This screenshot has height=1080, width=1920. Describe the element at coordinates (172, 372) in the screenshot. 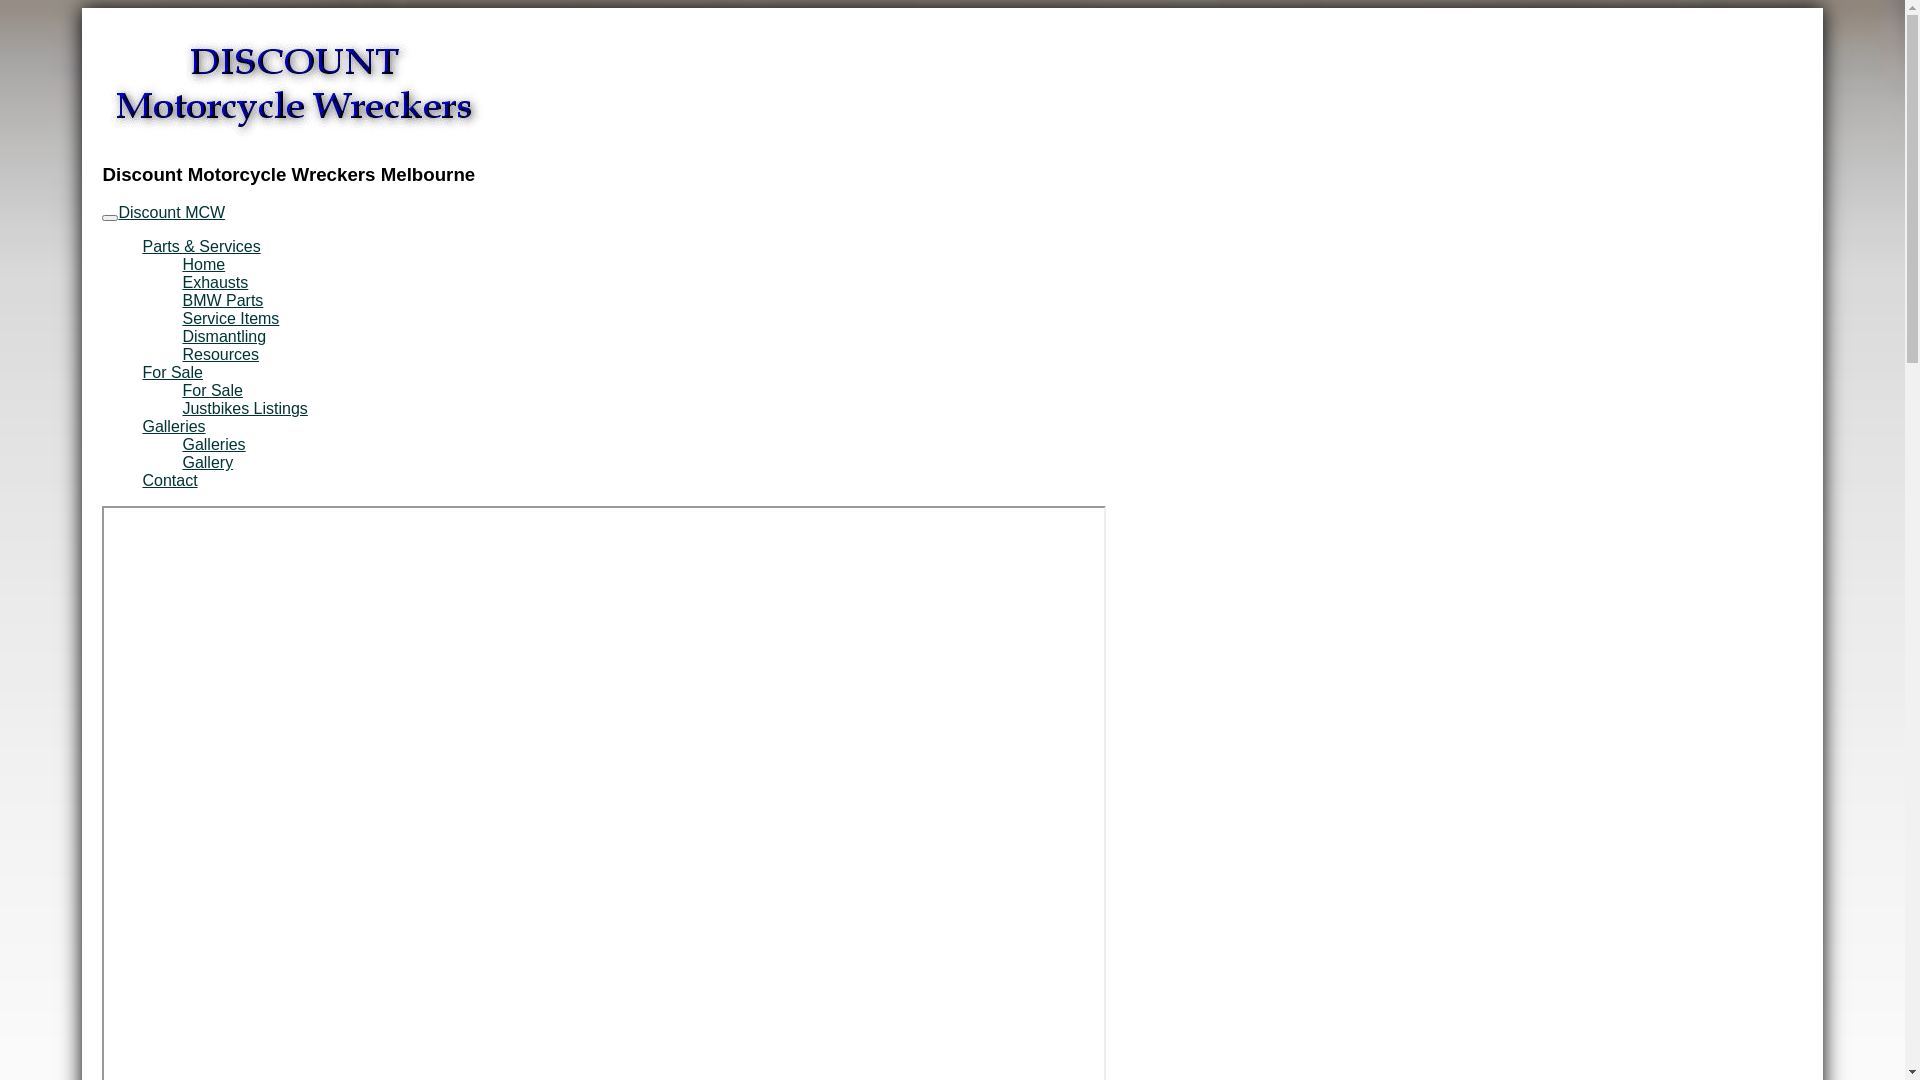

I see `'For Sale'` at that location.